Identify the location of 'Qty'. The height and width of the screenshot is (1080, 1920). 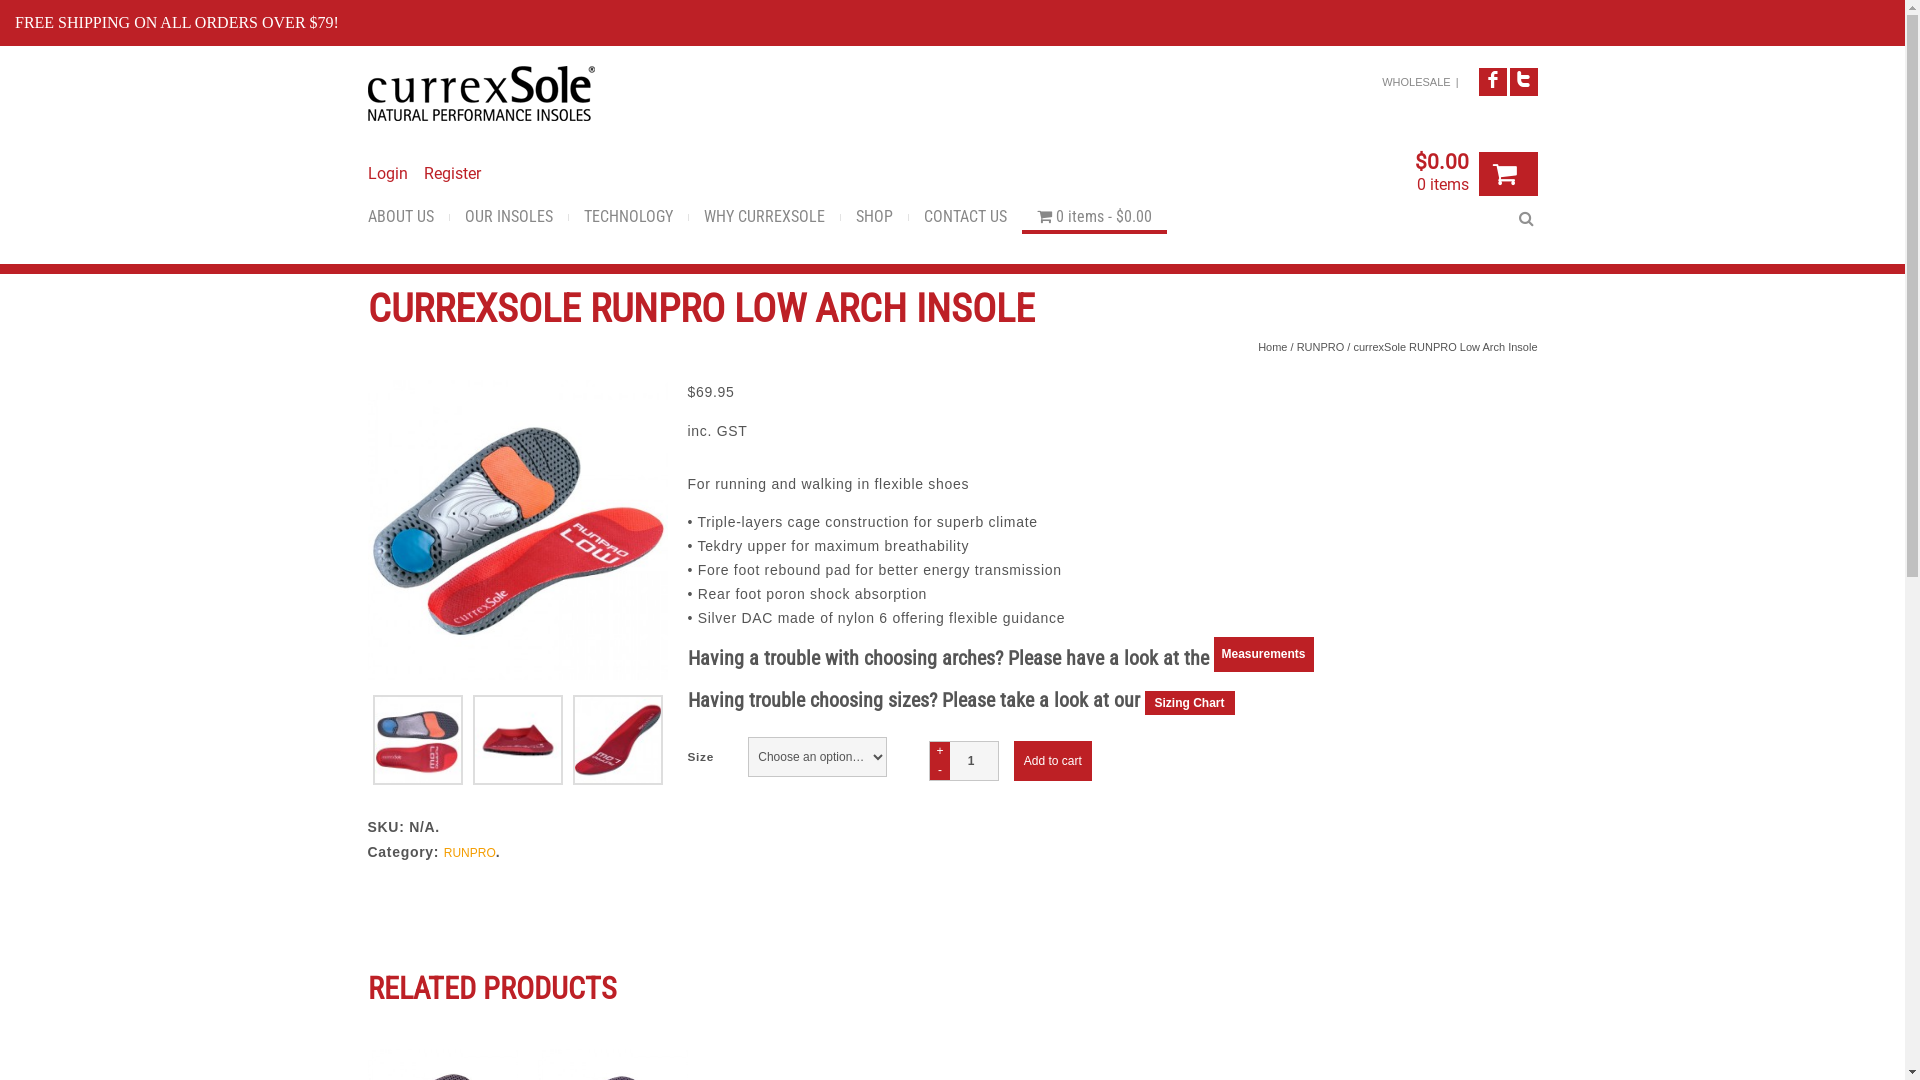
(964, 760).